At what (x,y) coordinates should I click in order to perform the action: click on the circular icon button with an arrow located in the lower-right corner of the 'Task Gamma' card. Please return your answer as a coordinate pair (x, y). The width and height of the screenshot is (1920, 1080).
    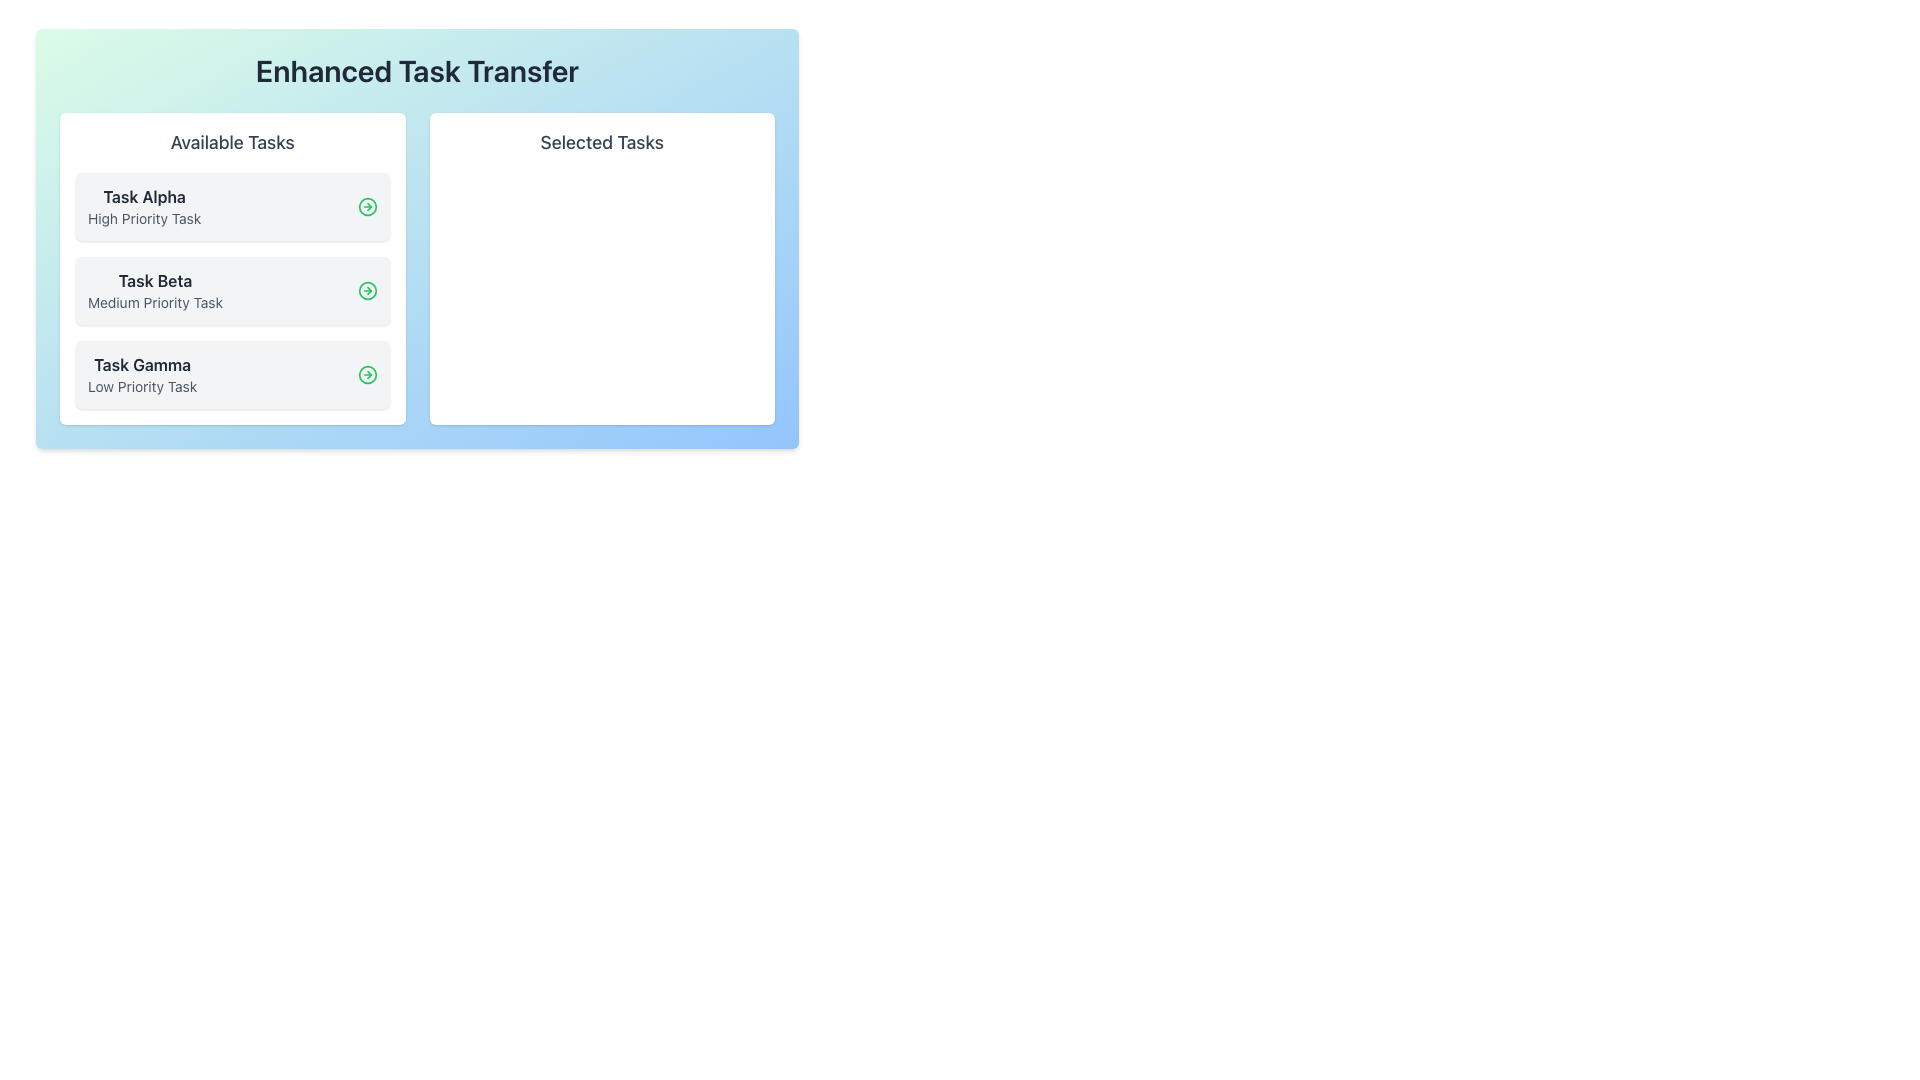
    Looking at the image, I should click on (367, 374).